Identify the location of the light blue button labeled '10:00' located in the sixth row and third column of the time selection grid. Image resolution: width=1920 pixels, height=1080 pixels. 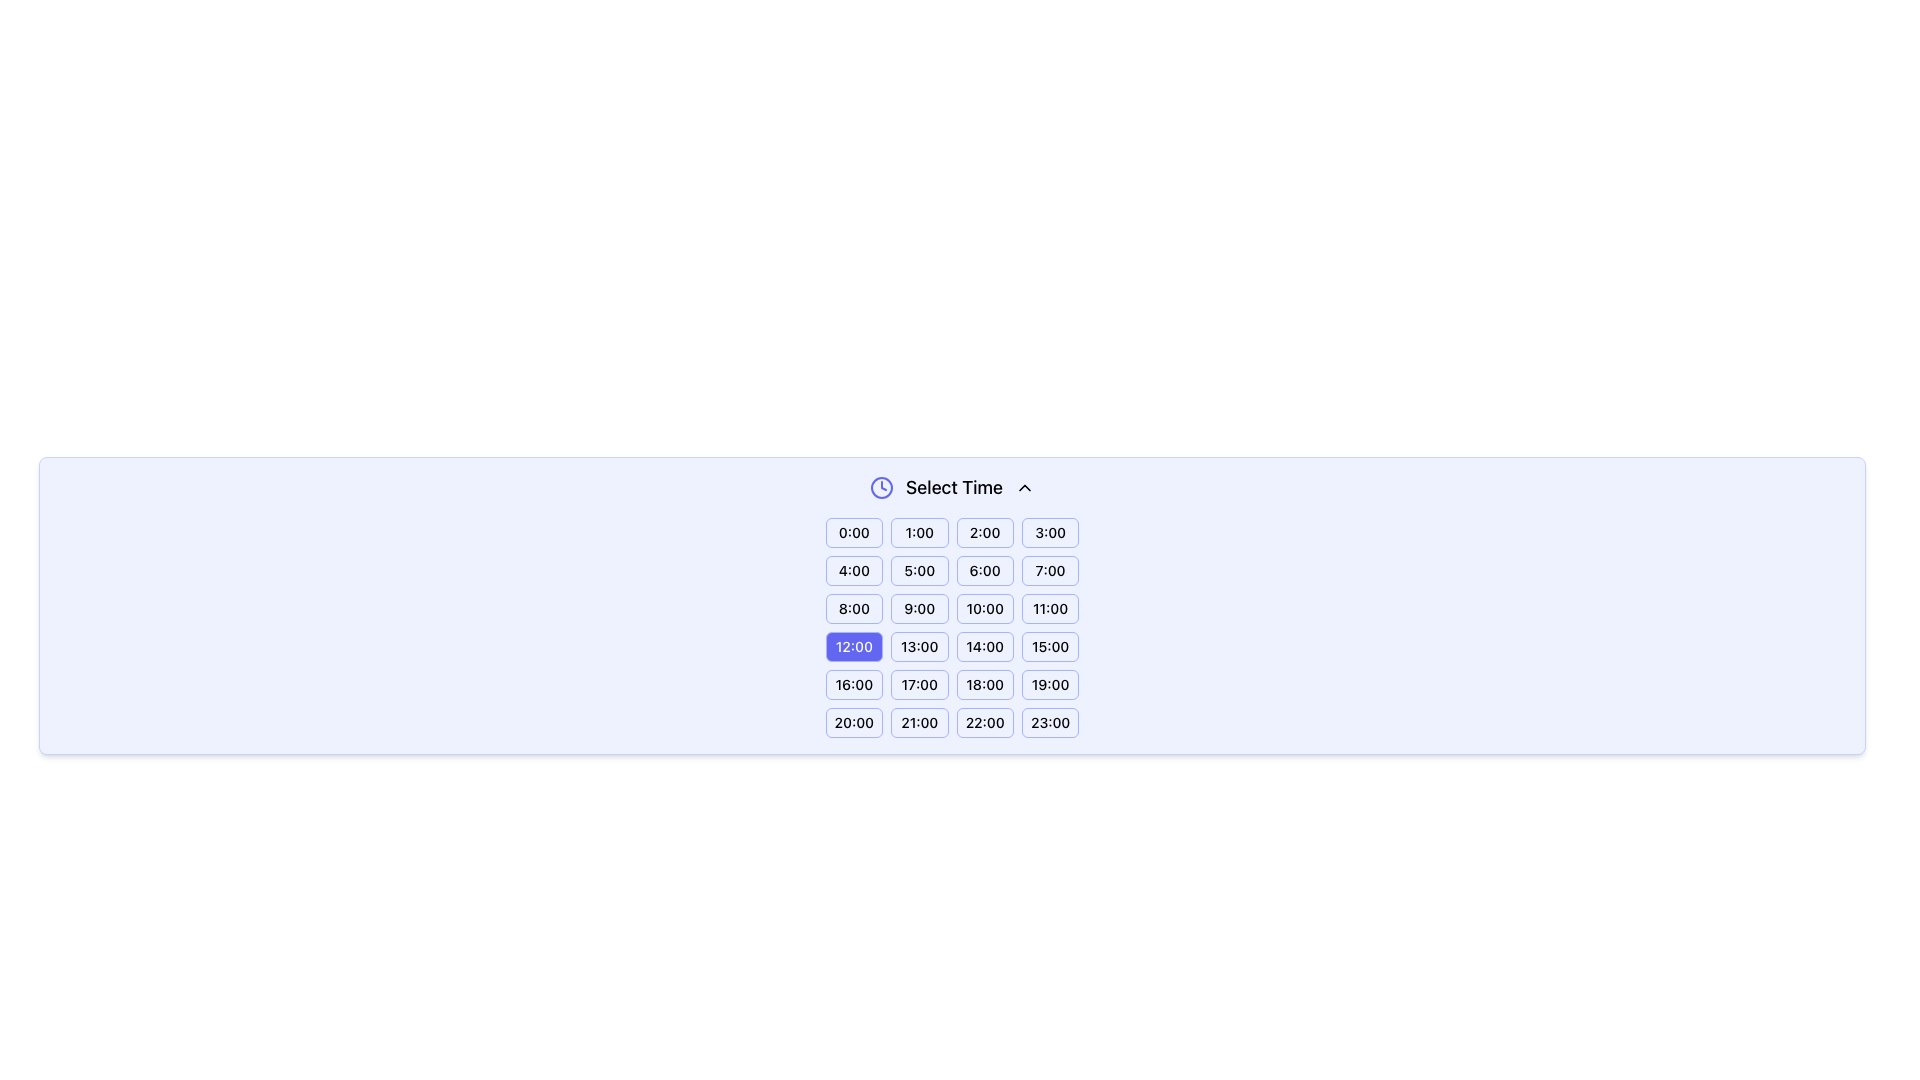
(985, 608).